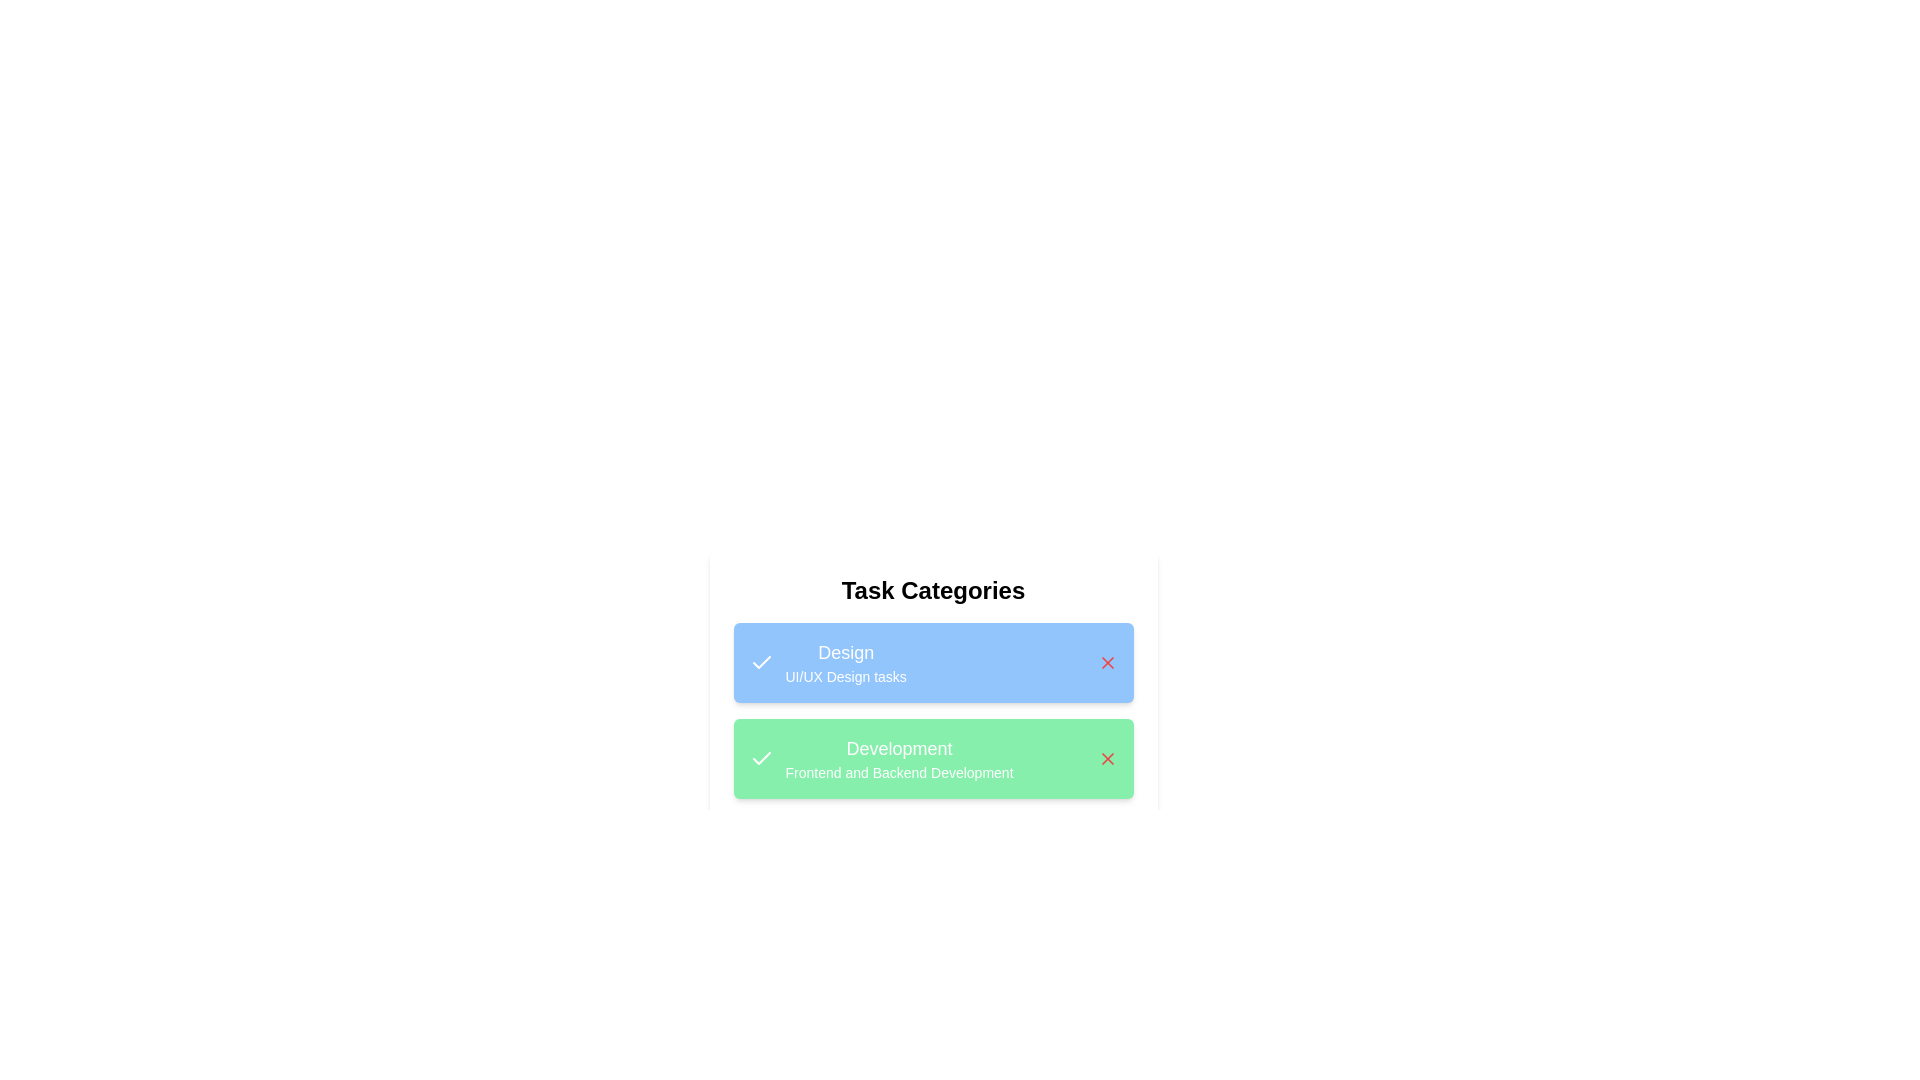 Image resolution: width=1920 pixels, height=1080 pixels. What do you see at coordinates (760, 663) in the screenshot?
I see `the task category's icon to trigger additional interactions` at bounding box center [760, 663].